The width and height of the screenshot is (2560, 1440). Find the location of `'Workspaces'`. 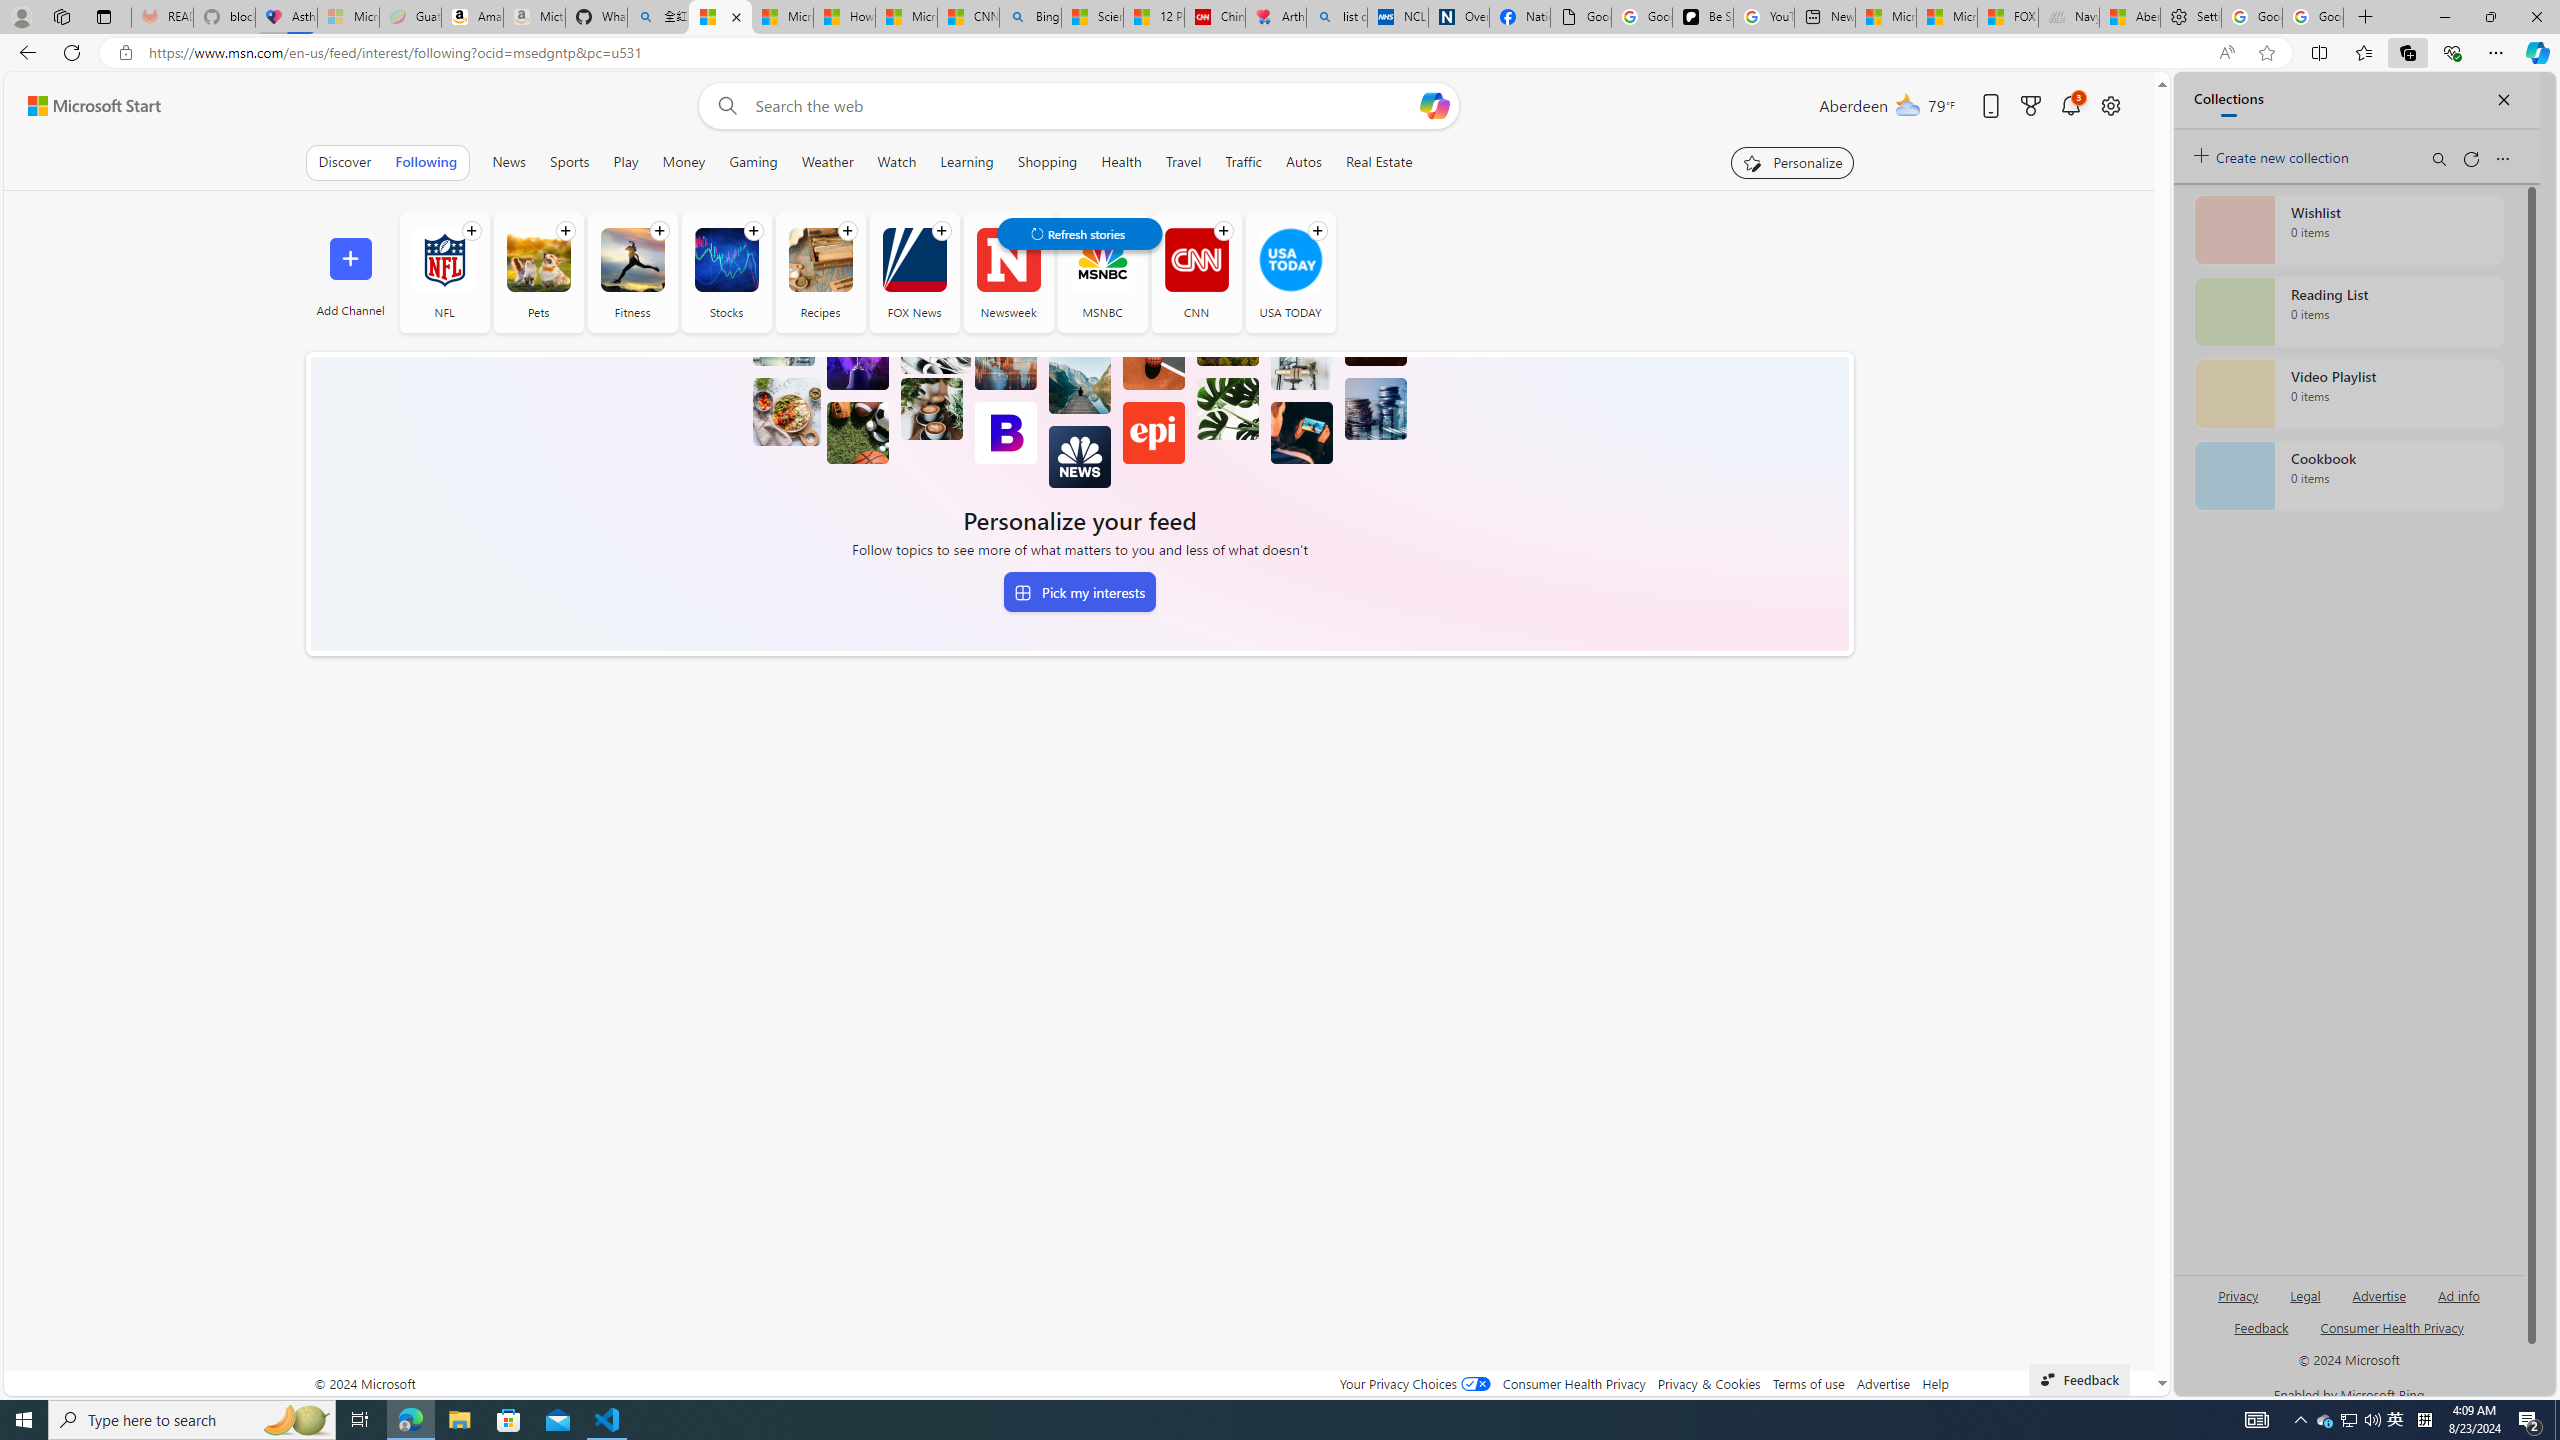

'Workspaces' is located at coordinates (61, 16).